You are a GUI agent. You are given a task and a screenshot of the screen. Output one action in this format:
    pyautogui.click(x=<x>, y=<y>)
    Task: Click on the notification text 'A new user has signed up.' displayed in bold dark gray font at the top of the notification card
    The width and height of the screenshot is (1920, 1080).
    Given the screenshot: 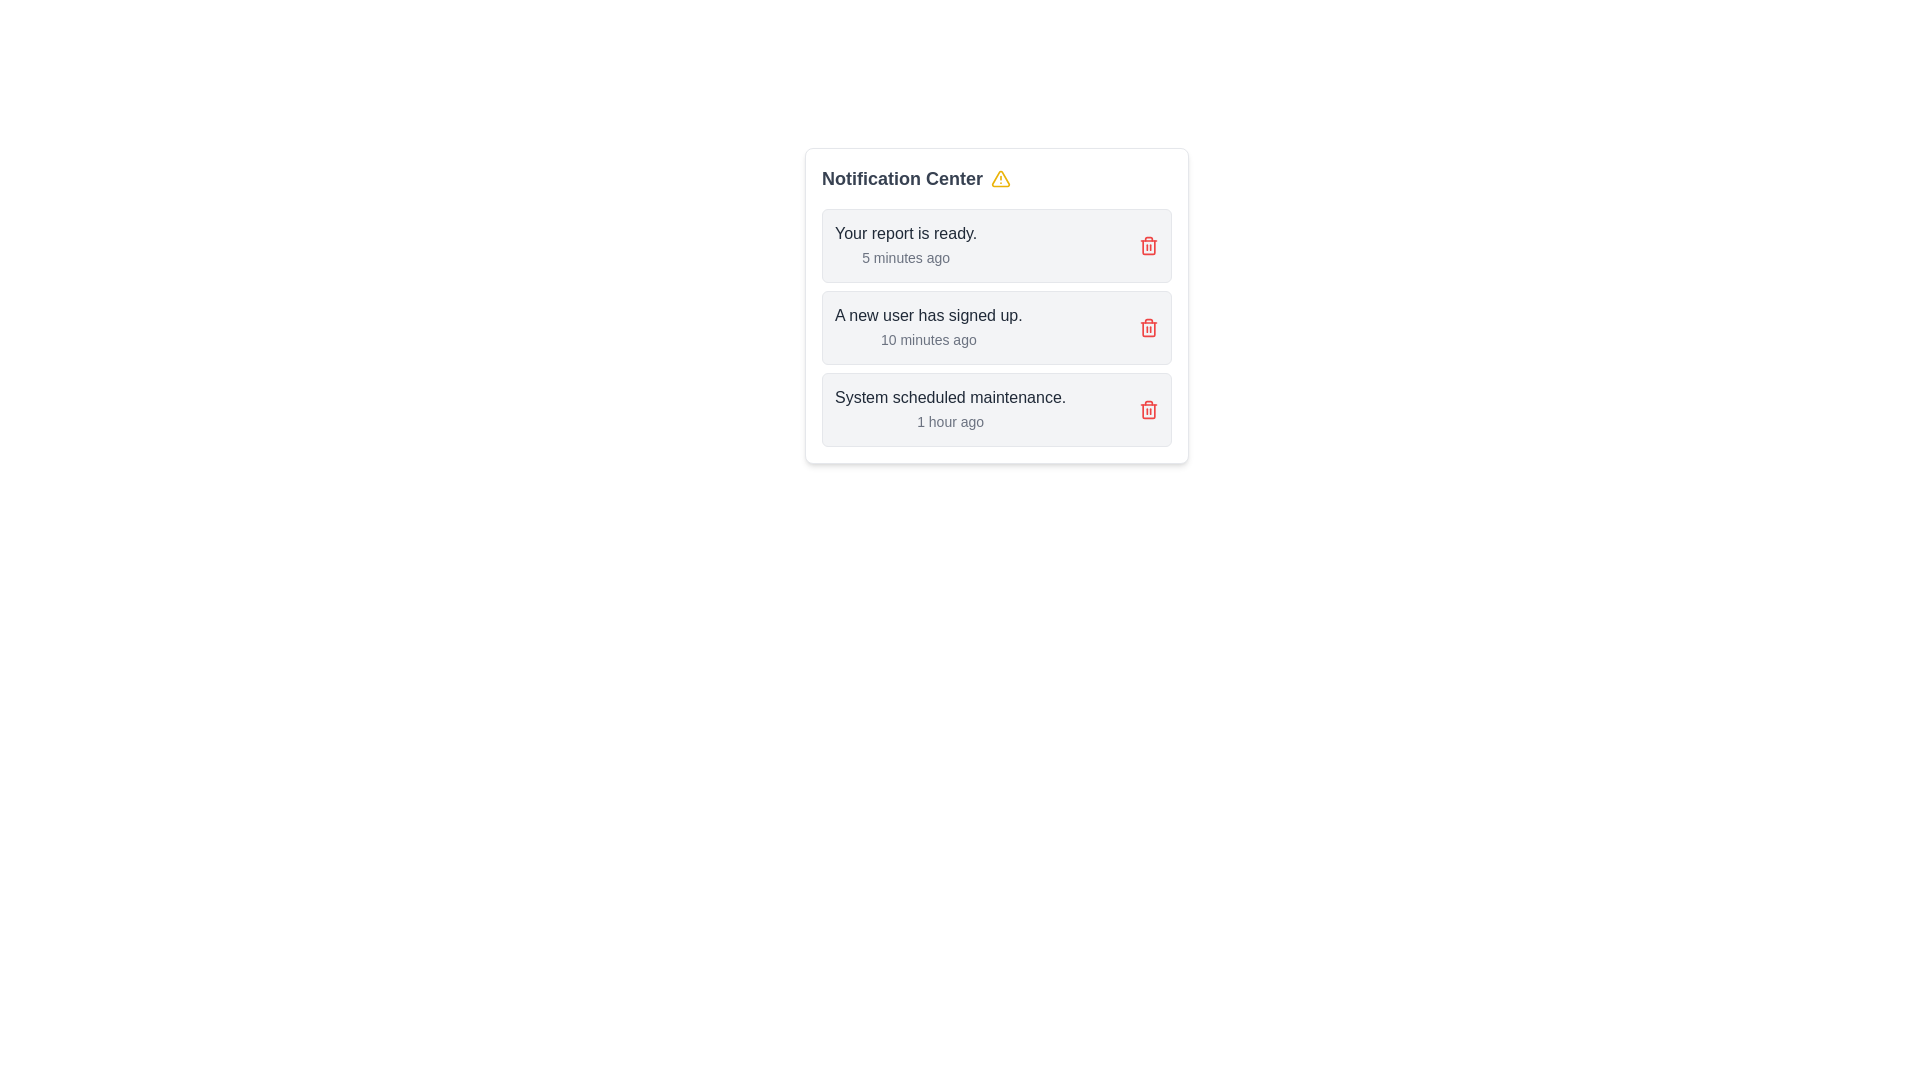 What is the action you would take?
    pyautogui.click(x=927, y=315)
    